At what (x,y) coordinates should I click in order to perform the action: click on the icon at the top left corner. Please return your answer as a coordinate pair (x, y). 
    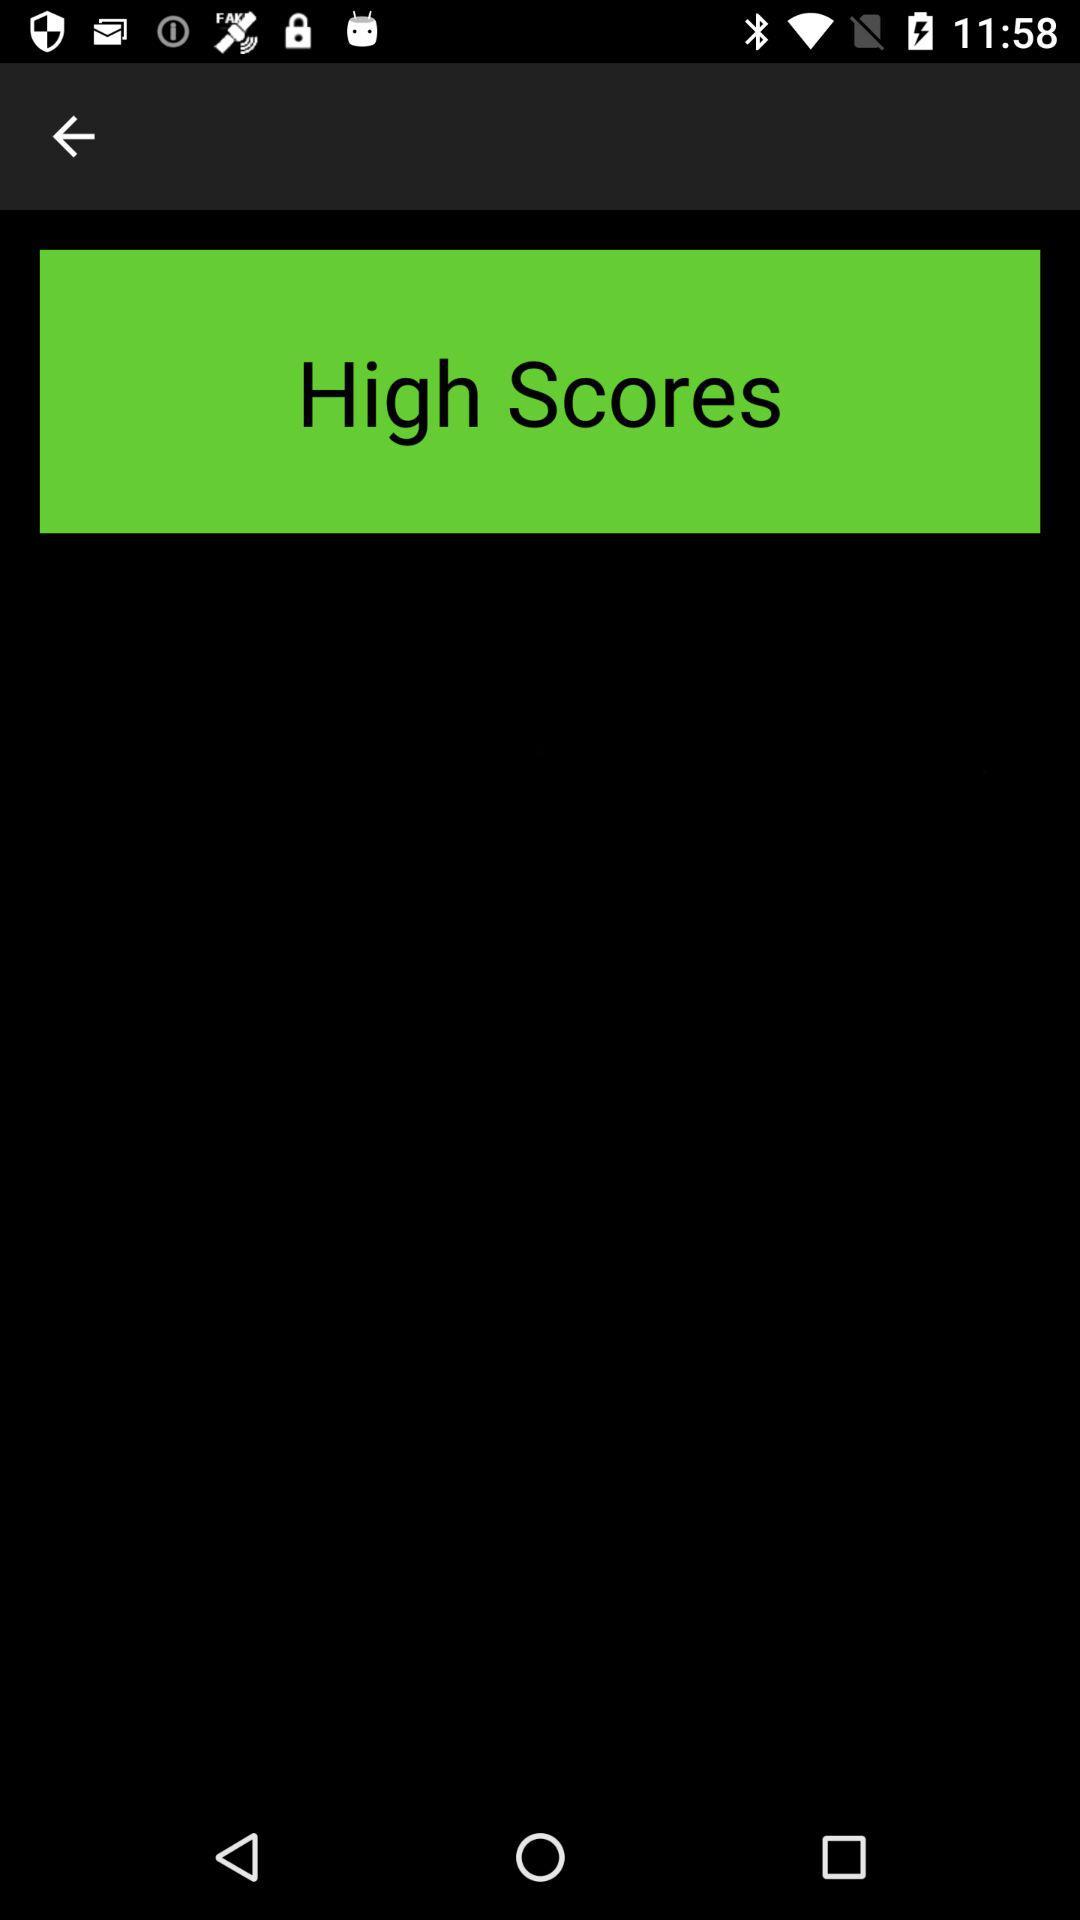
    Looking at the image, I should click on (72, 135).